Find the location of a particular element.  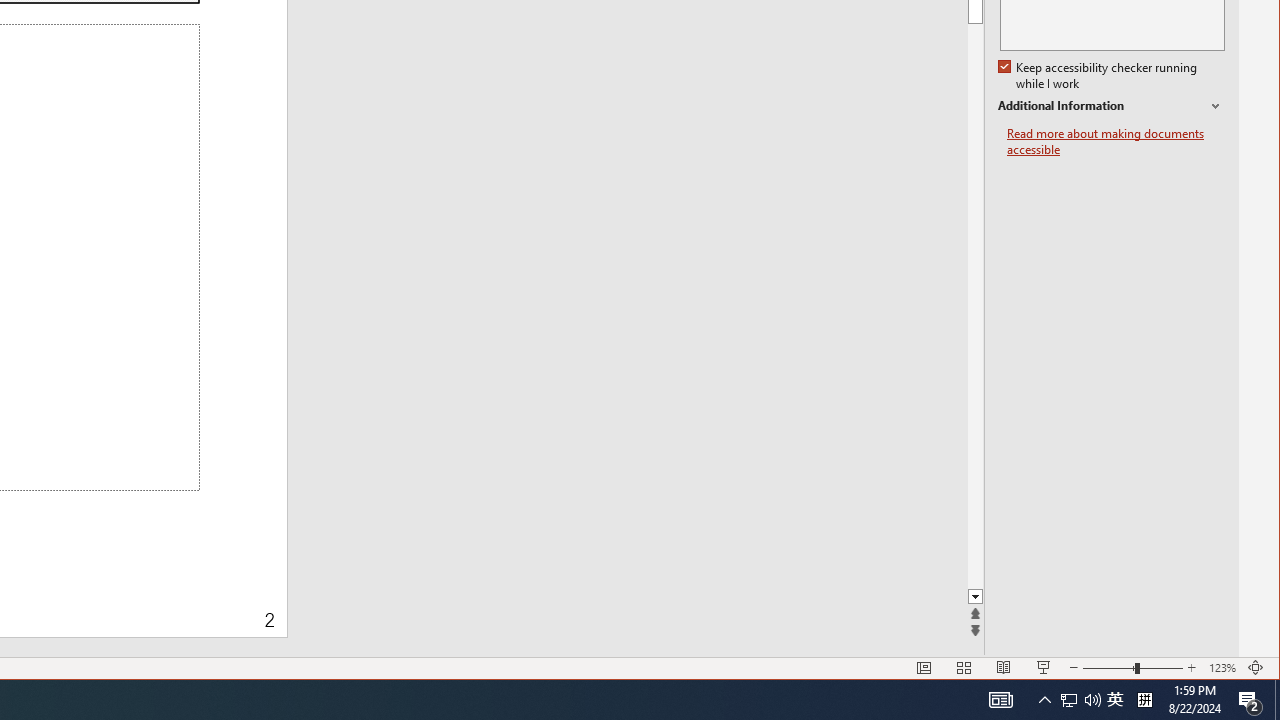

'Notification Chevron' is located at coordinates (1044, 698).